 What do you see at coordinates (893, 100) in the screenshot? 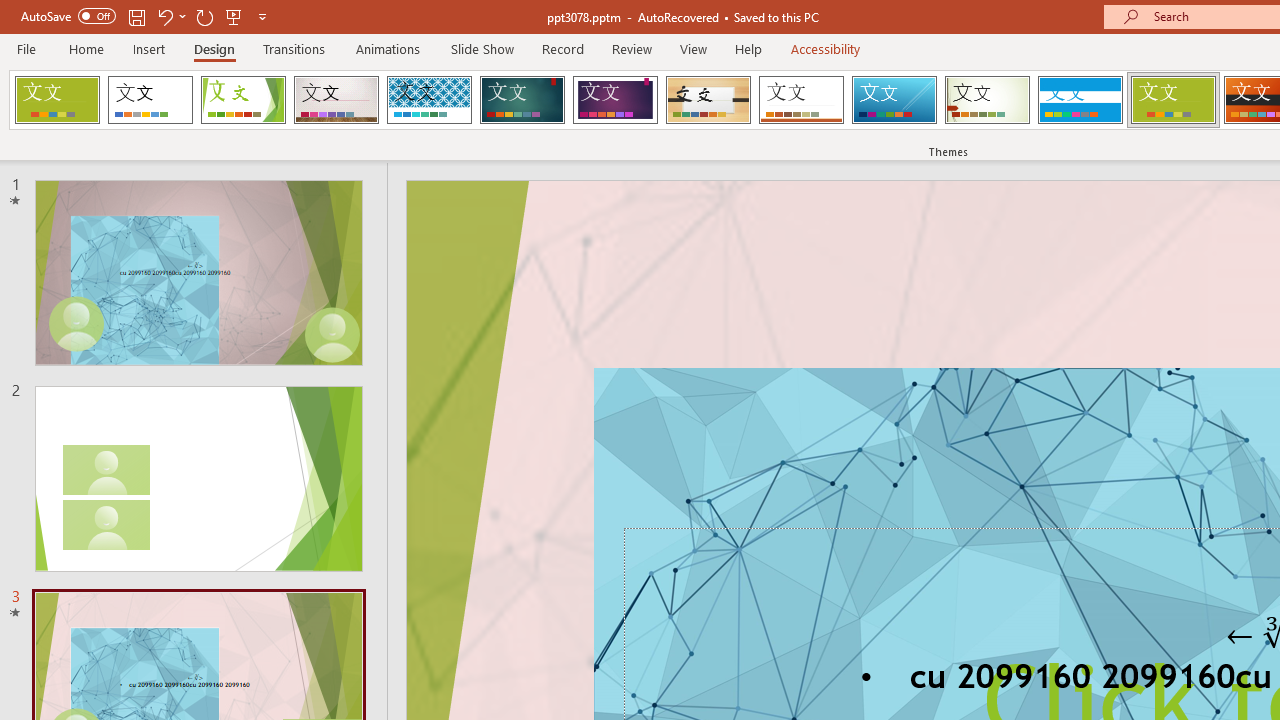
I see `'Slice'` at bounding box center [893, 100].